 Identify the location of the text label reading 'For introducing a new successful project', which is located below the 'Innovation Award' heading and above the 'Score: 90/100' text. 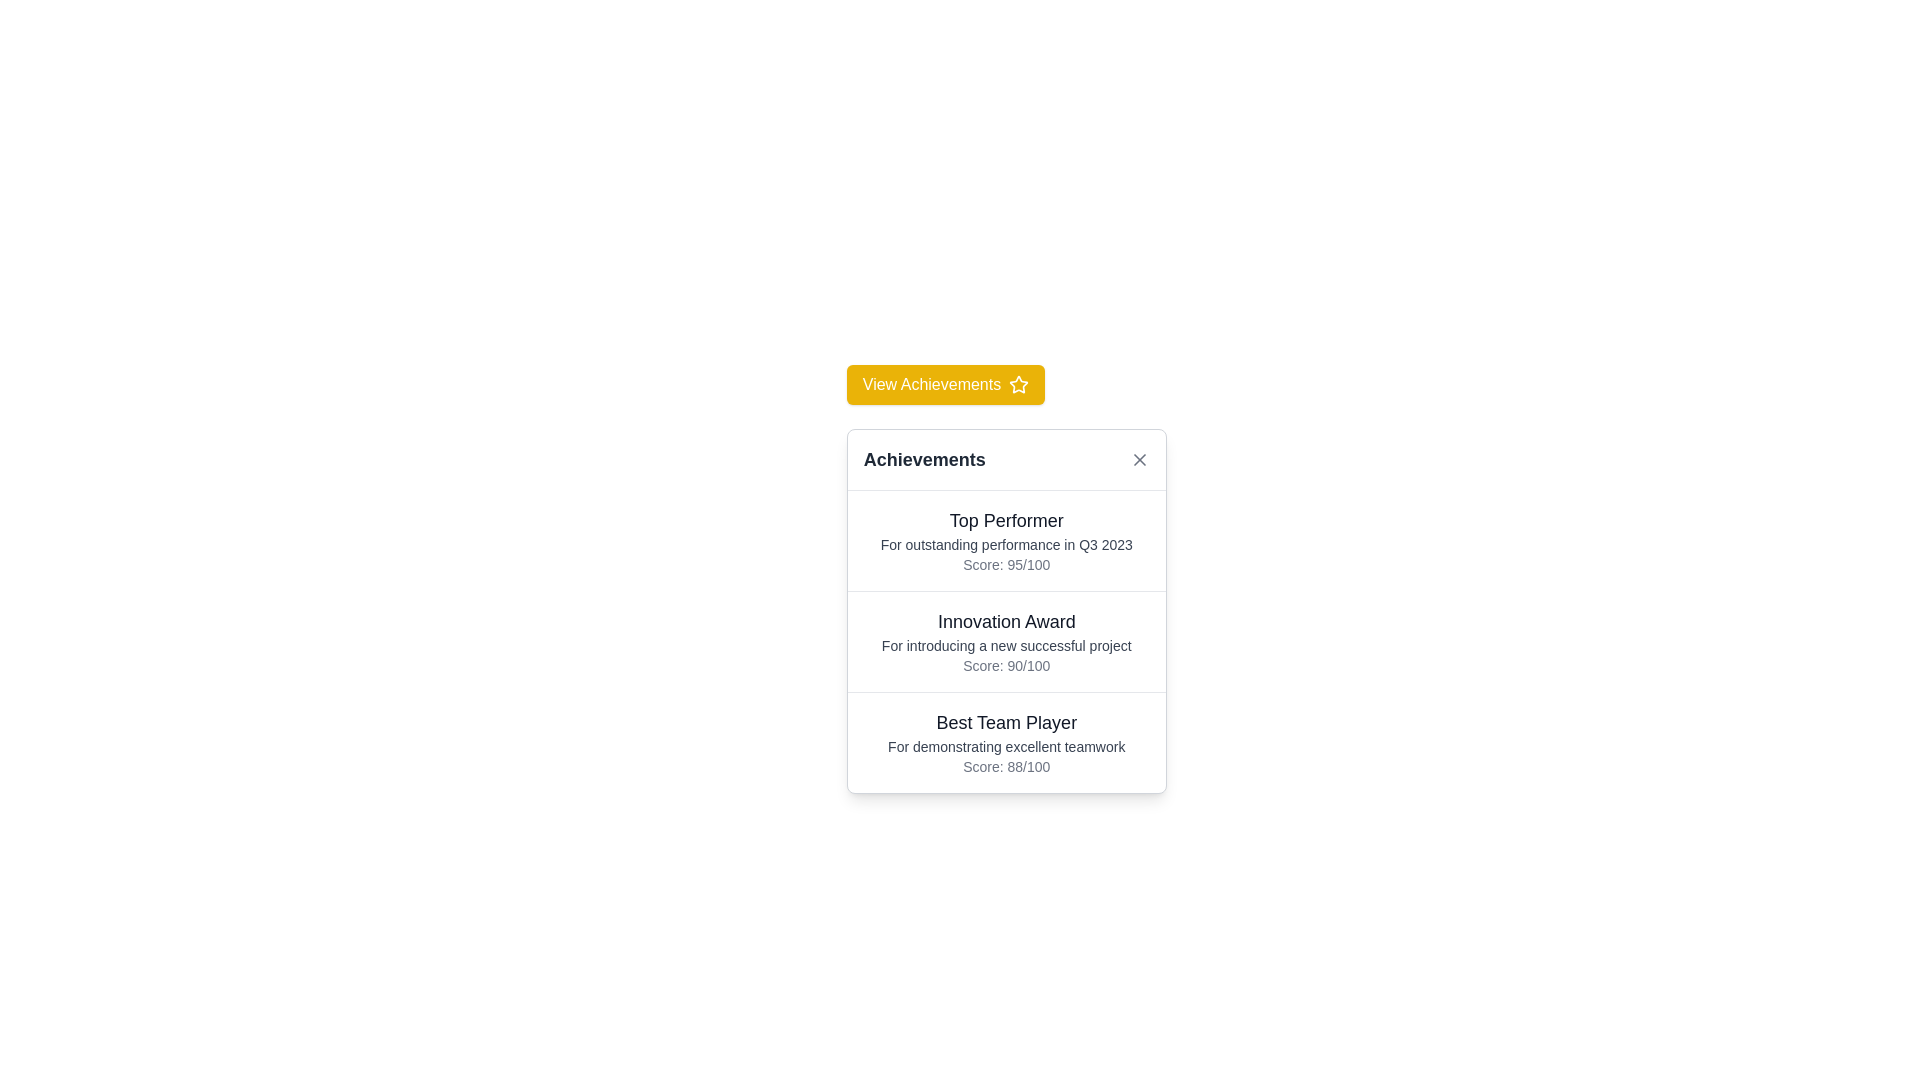
(1006, 645).